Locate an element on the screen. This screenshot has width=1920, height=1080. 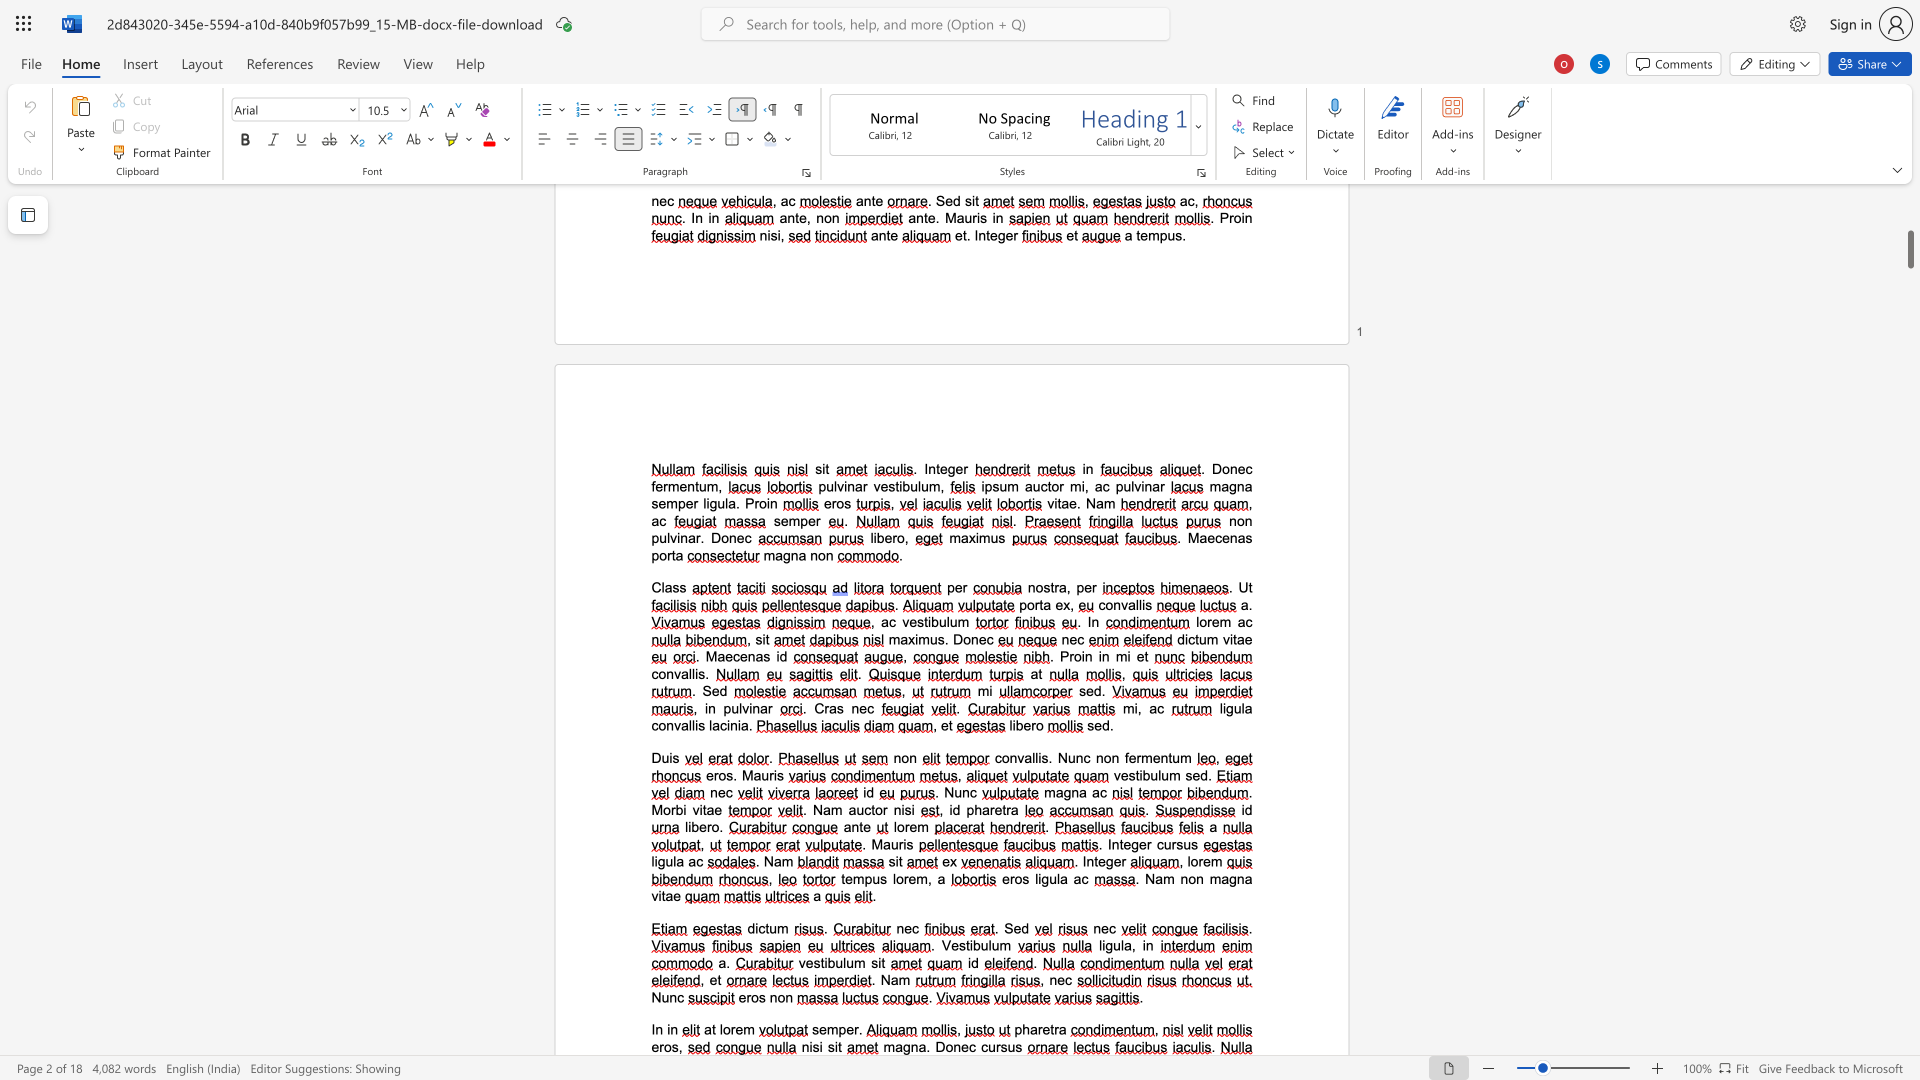
the space between the continuous character "r" and "s" in the text is located at coordinates (1001, 1046).